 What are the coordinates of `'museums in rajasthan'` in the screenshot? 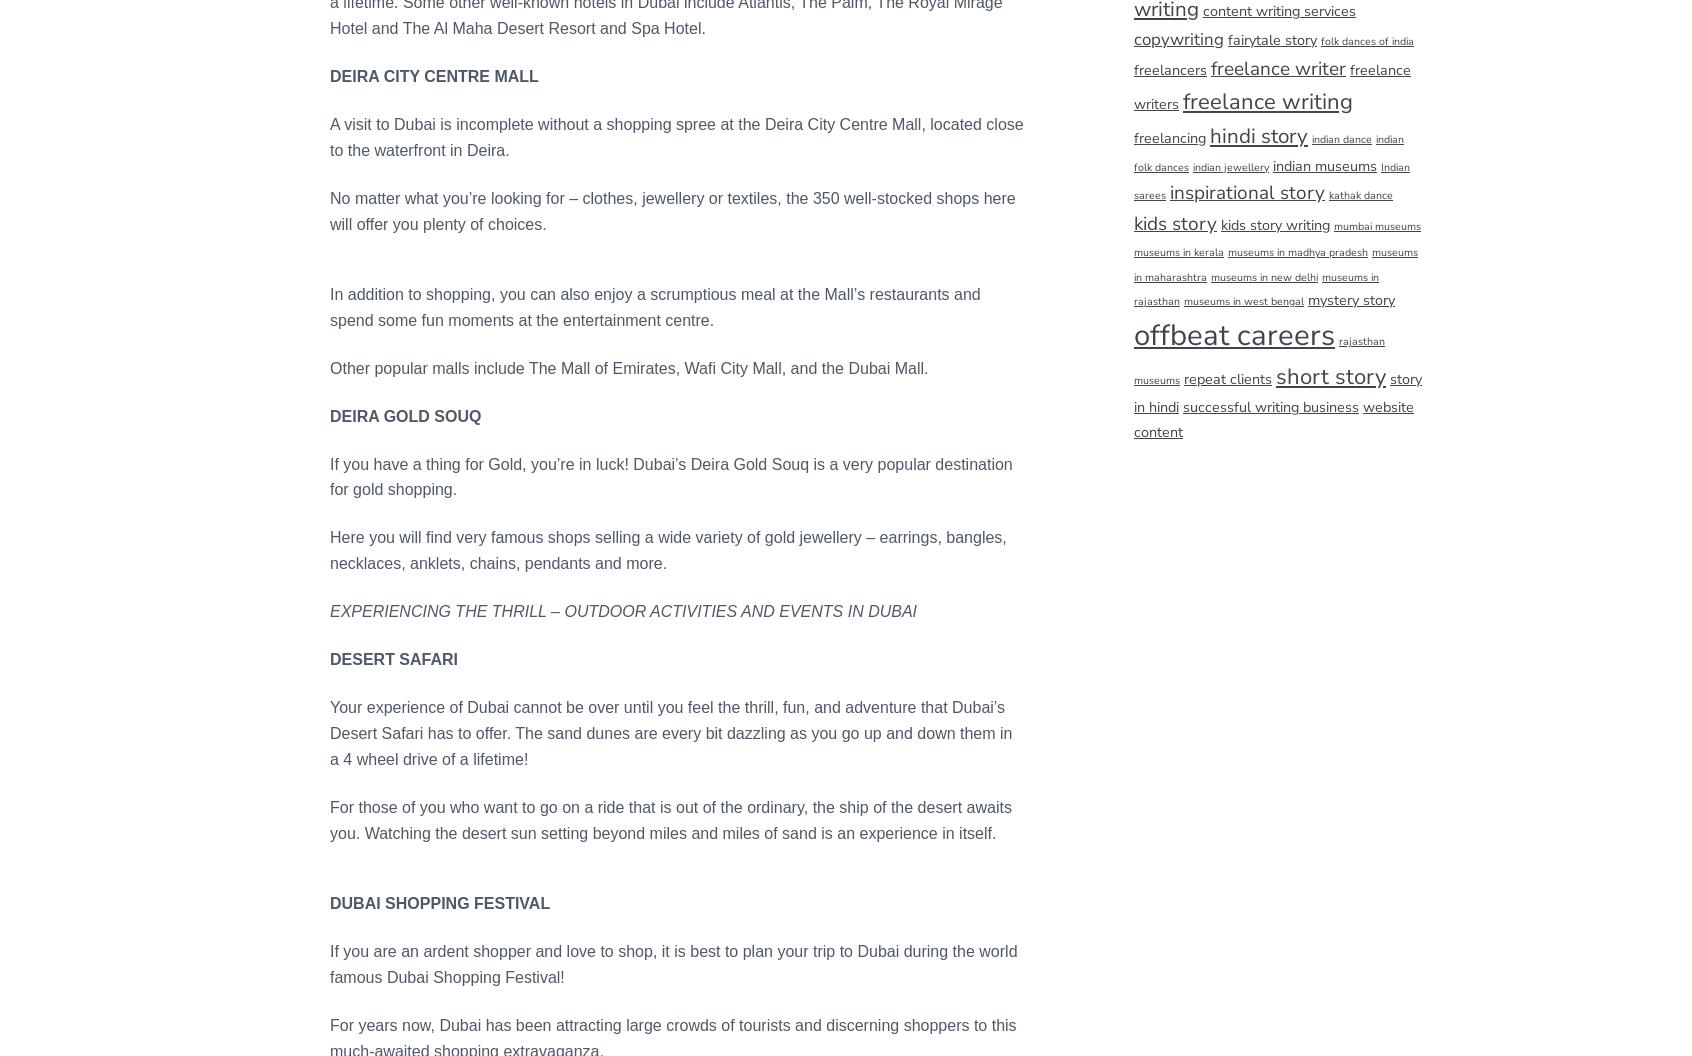 It's located at (1256, 288).